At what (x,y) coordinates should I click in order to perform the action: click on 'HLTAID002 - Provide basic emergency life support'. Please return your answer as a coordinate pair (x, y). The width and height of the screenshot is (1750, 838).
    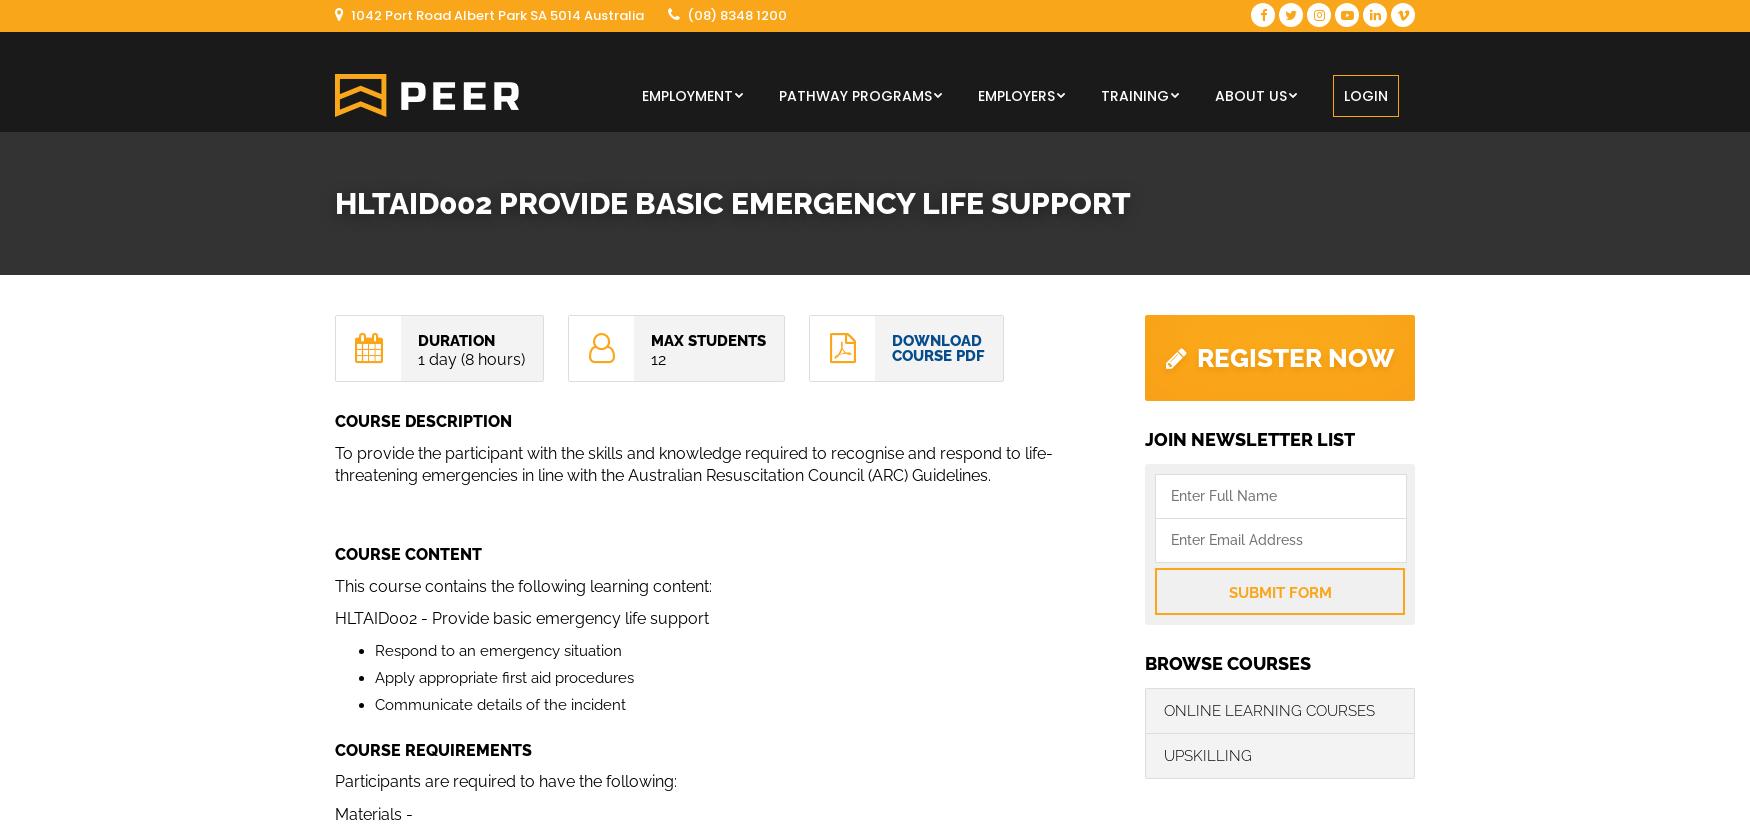
    Looking at the image, I should click on (521, 618).